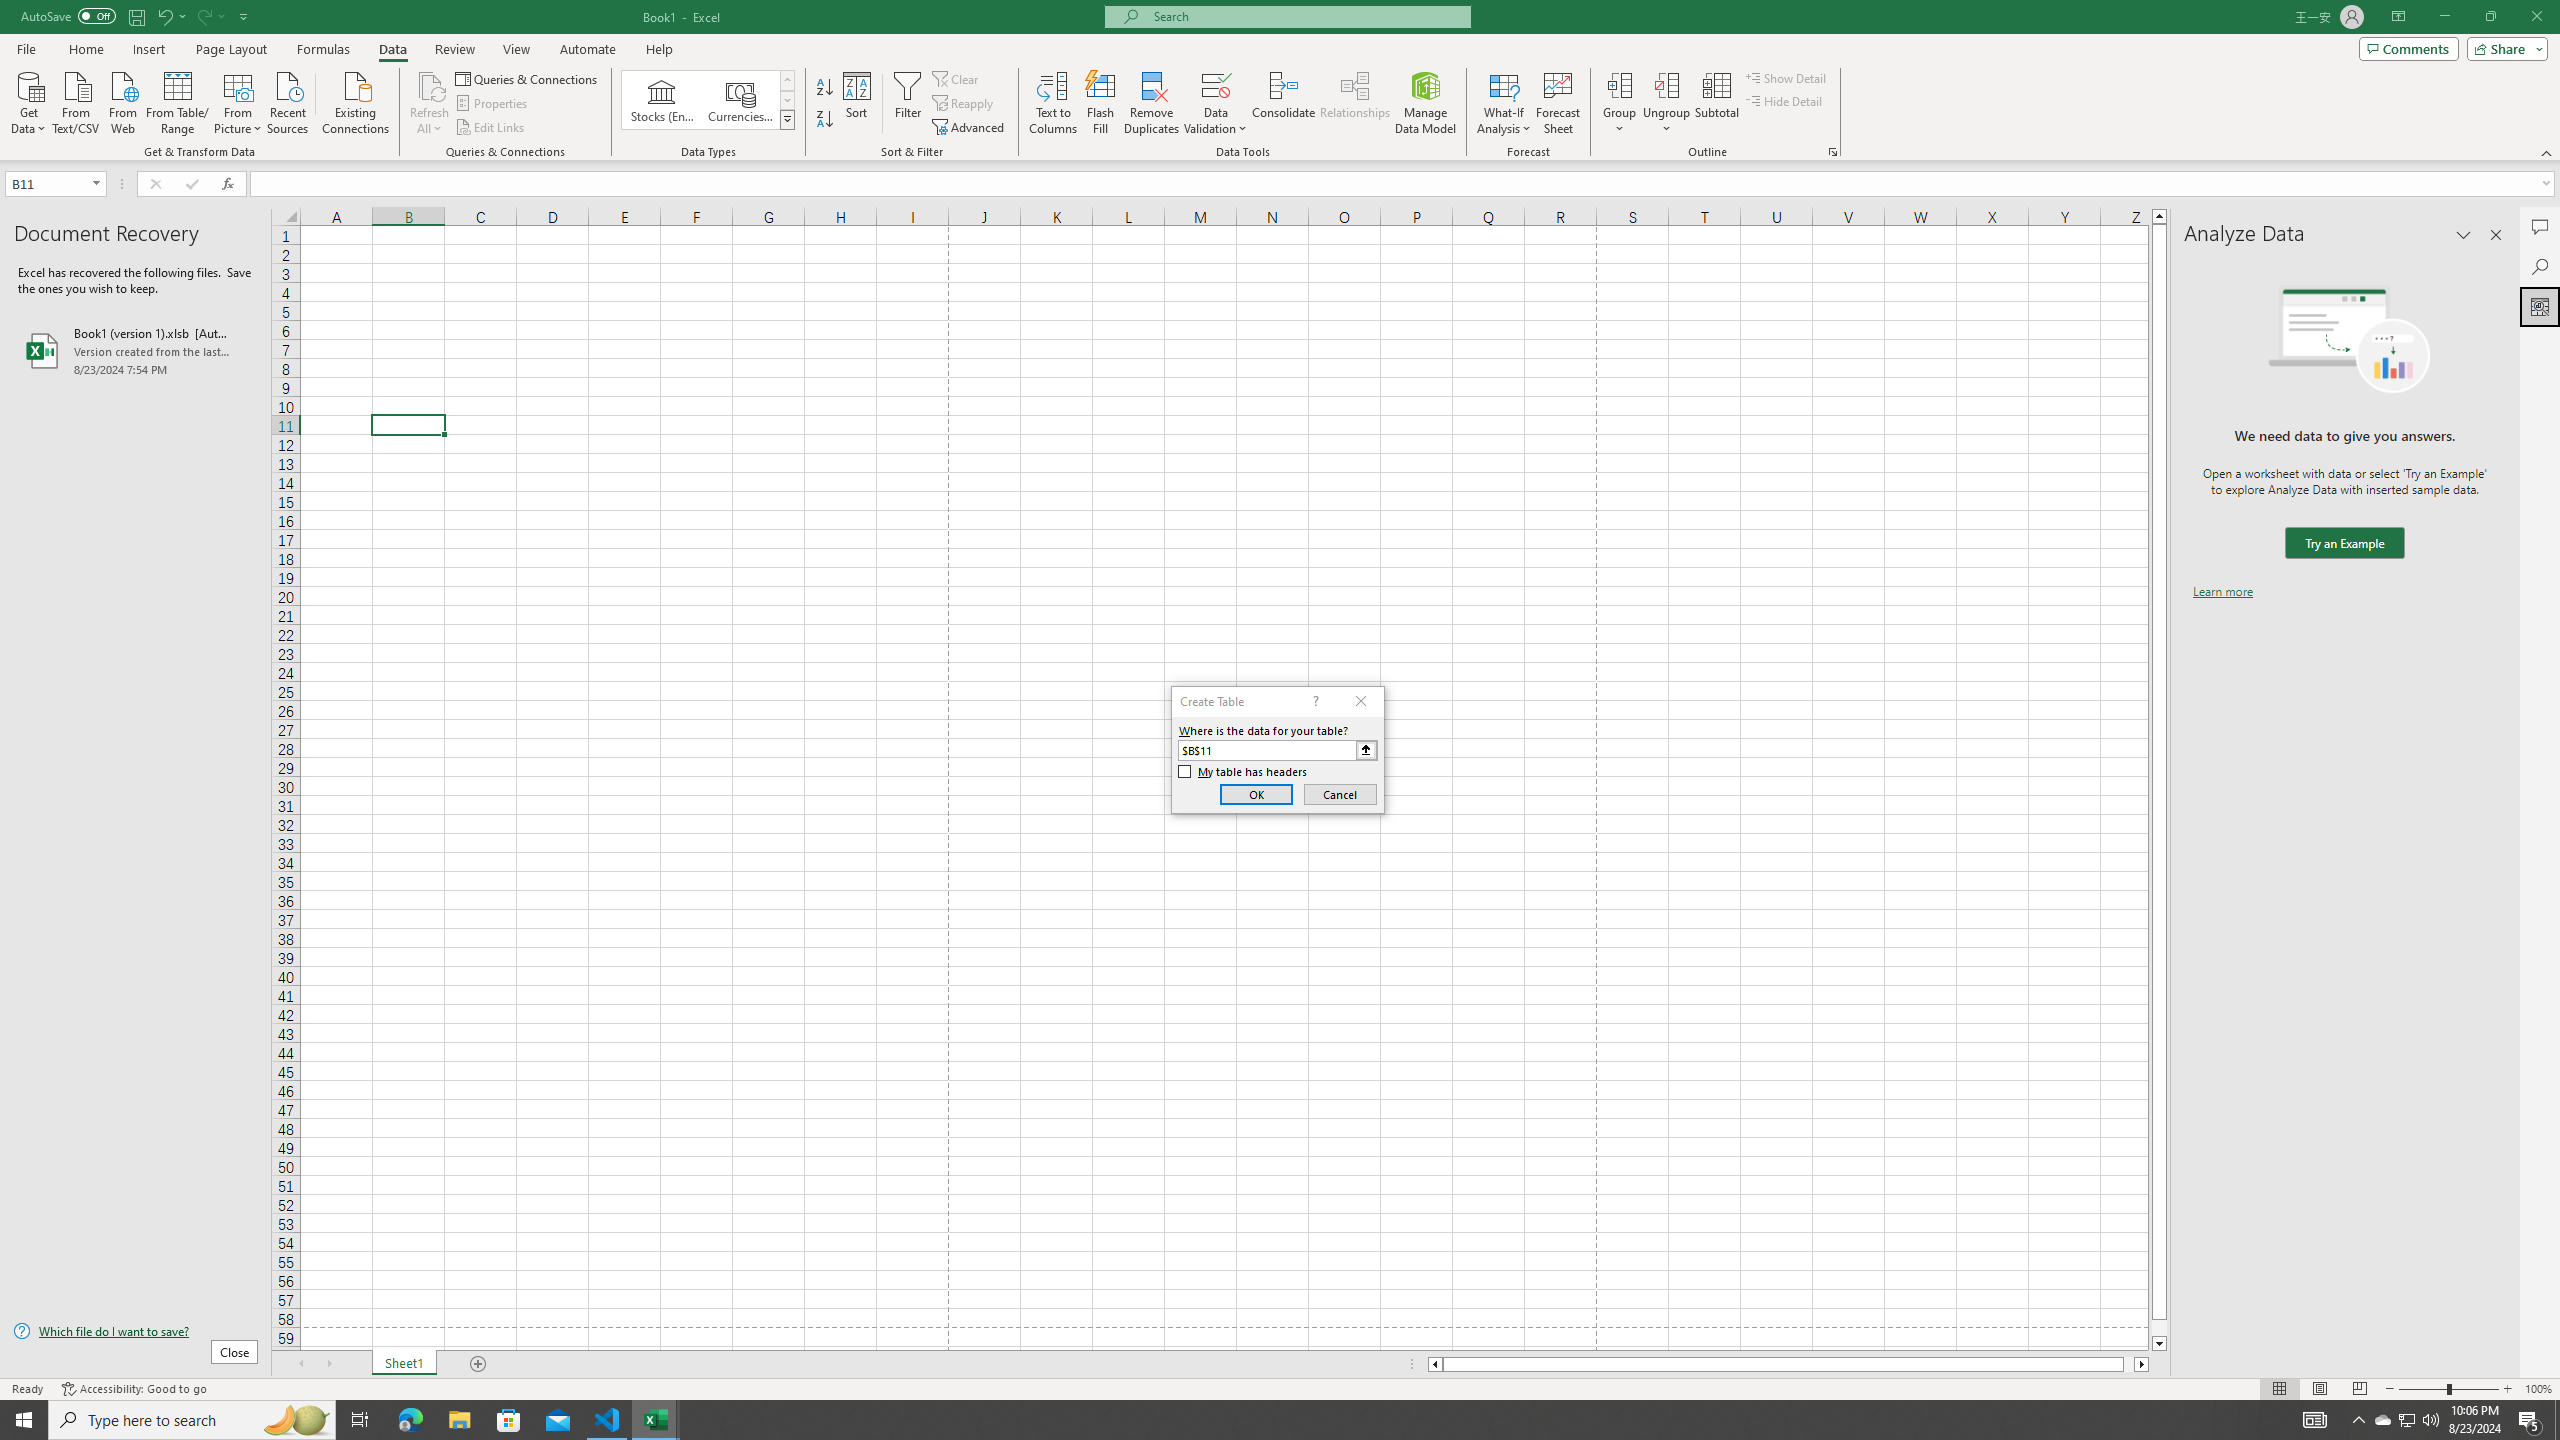  What do you see at coordinates (1716, 103) in the screenshot?
I see `'Subtotal'` at bounding box center [1716, 103].